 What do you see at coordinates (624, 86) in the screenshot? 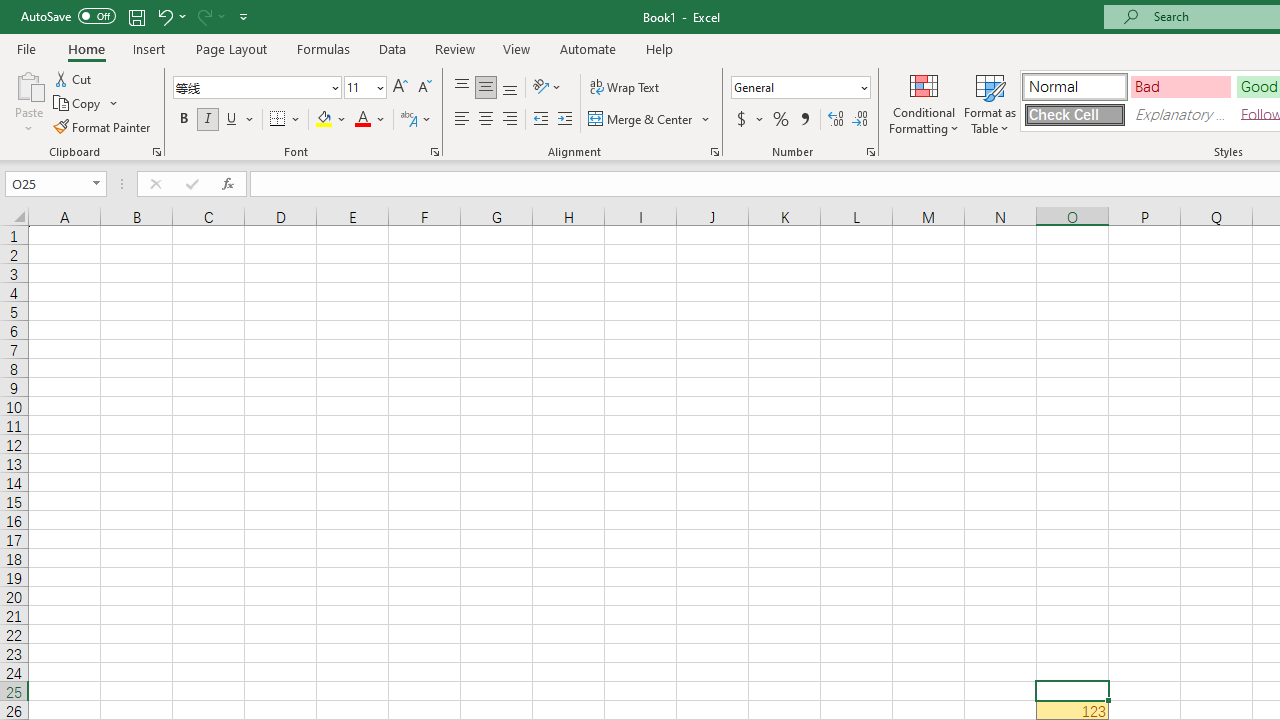
I see `'Wrap Text'` at bounding box center [624, 86].